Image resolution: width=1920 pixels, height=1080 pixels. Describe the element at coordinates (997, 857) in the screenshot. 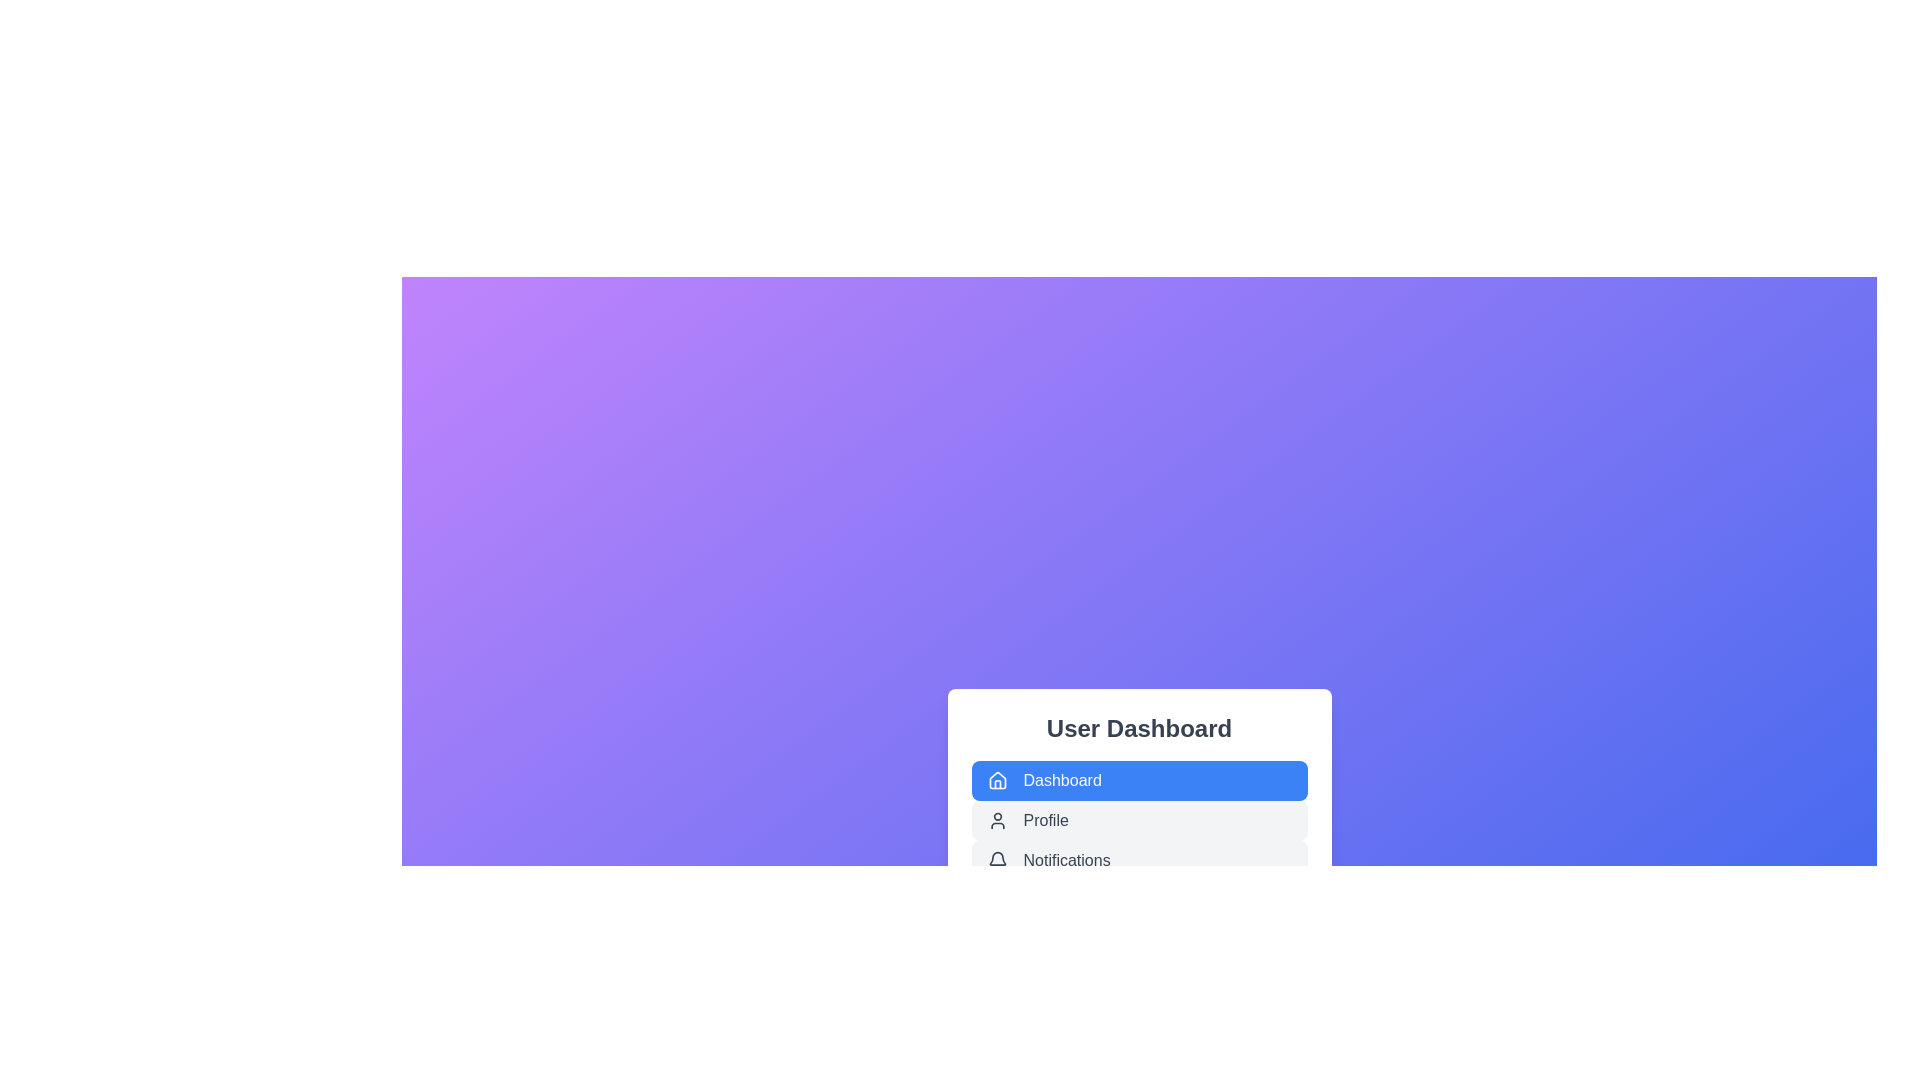

I see `the bell icon notification element, which is a simple outline design located at the top center of the user dashboard interface` at that location.